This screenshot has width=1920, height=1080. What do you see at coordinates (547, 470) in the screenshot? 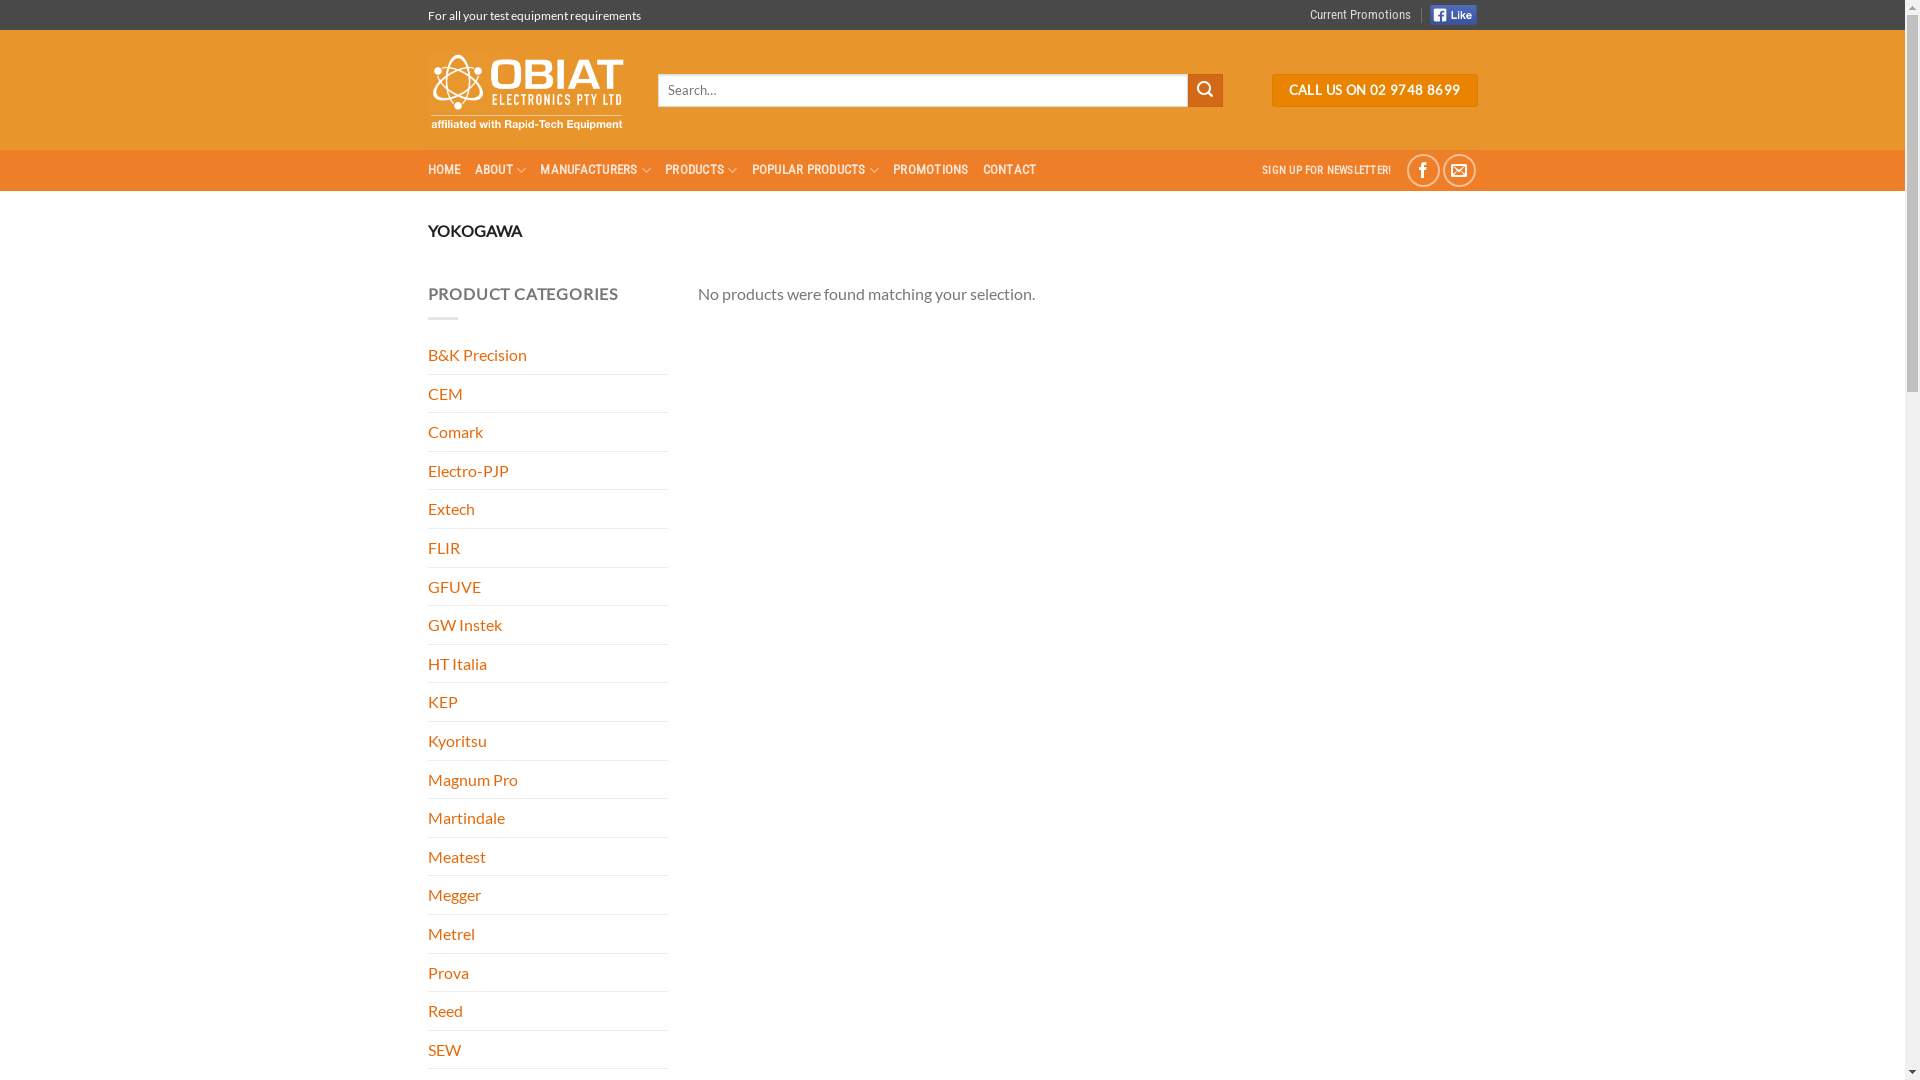
I see `'Electro-PJP'` at bounding box center [547, 470].